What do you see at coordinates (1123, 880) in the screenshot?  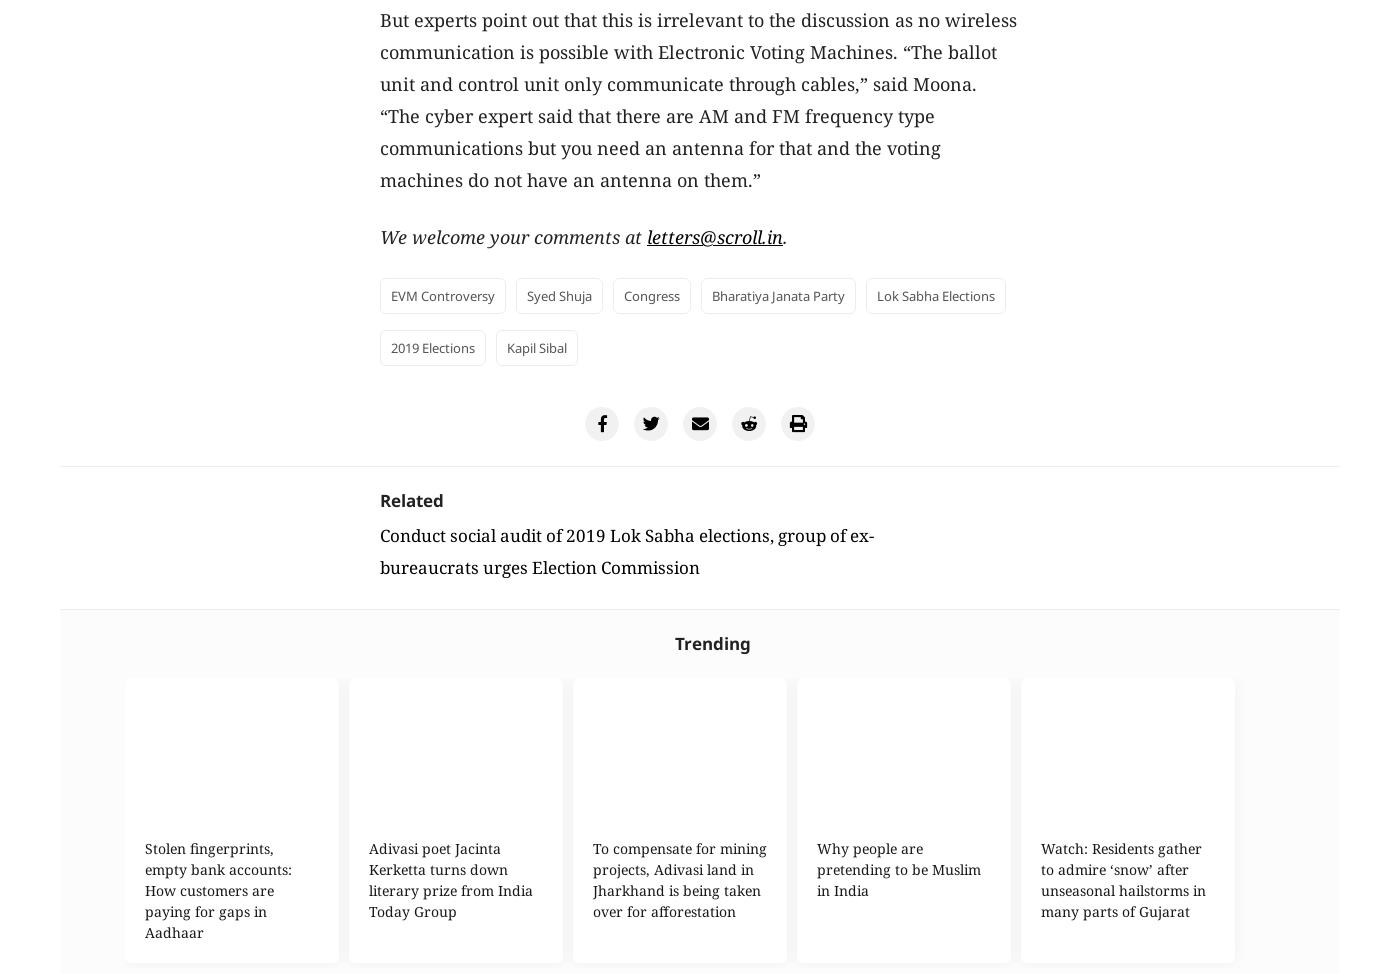 I see `'Watch: Residents gather to admire ‘snow’ after unseasonal hailstorms in many parts of Gujarat'` at bounding box center [1123, 880].